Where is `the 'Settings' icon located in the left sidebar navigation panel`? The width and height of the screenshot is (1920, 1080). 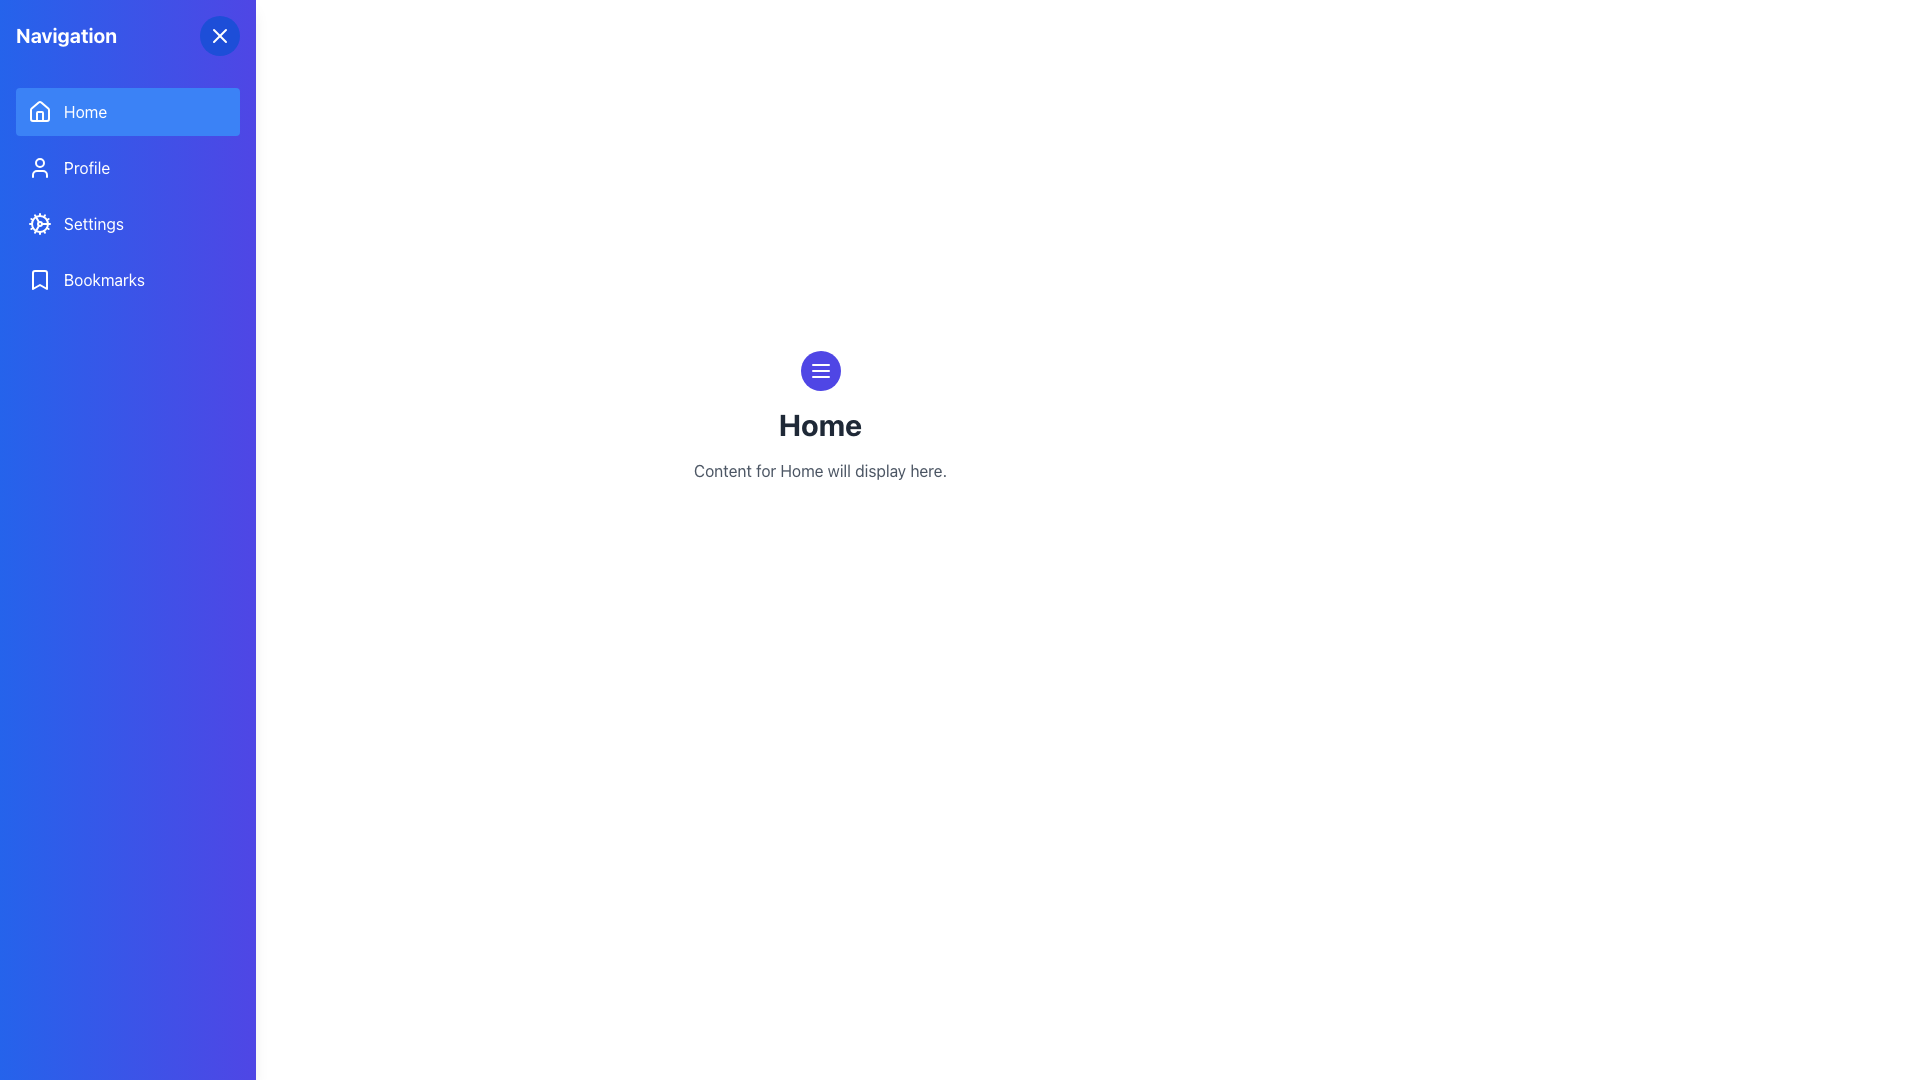 the 'Settings' icon located in the left sidebar navigation panel is located at coordinates (39, 223).